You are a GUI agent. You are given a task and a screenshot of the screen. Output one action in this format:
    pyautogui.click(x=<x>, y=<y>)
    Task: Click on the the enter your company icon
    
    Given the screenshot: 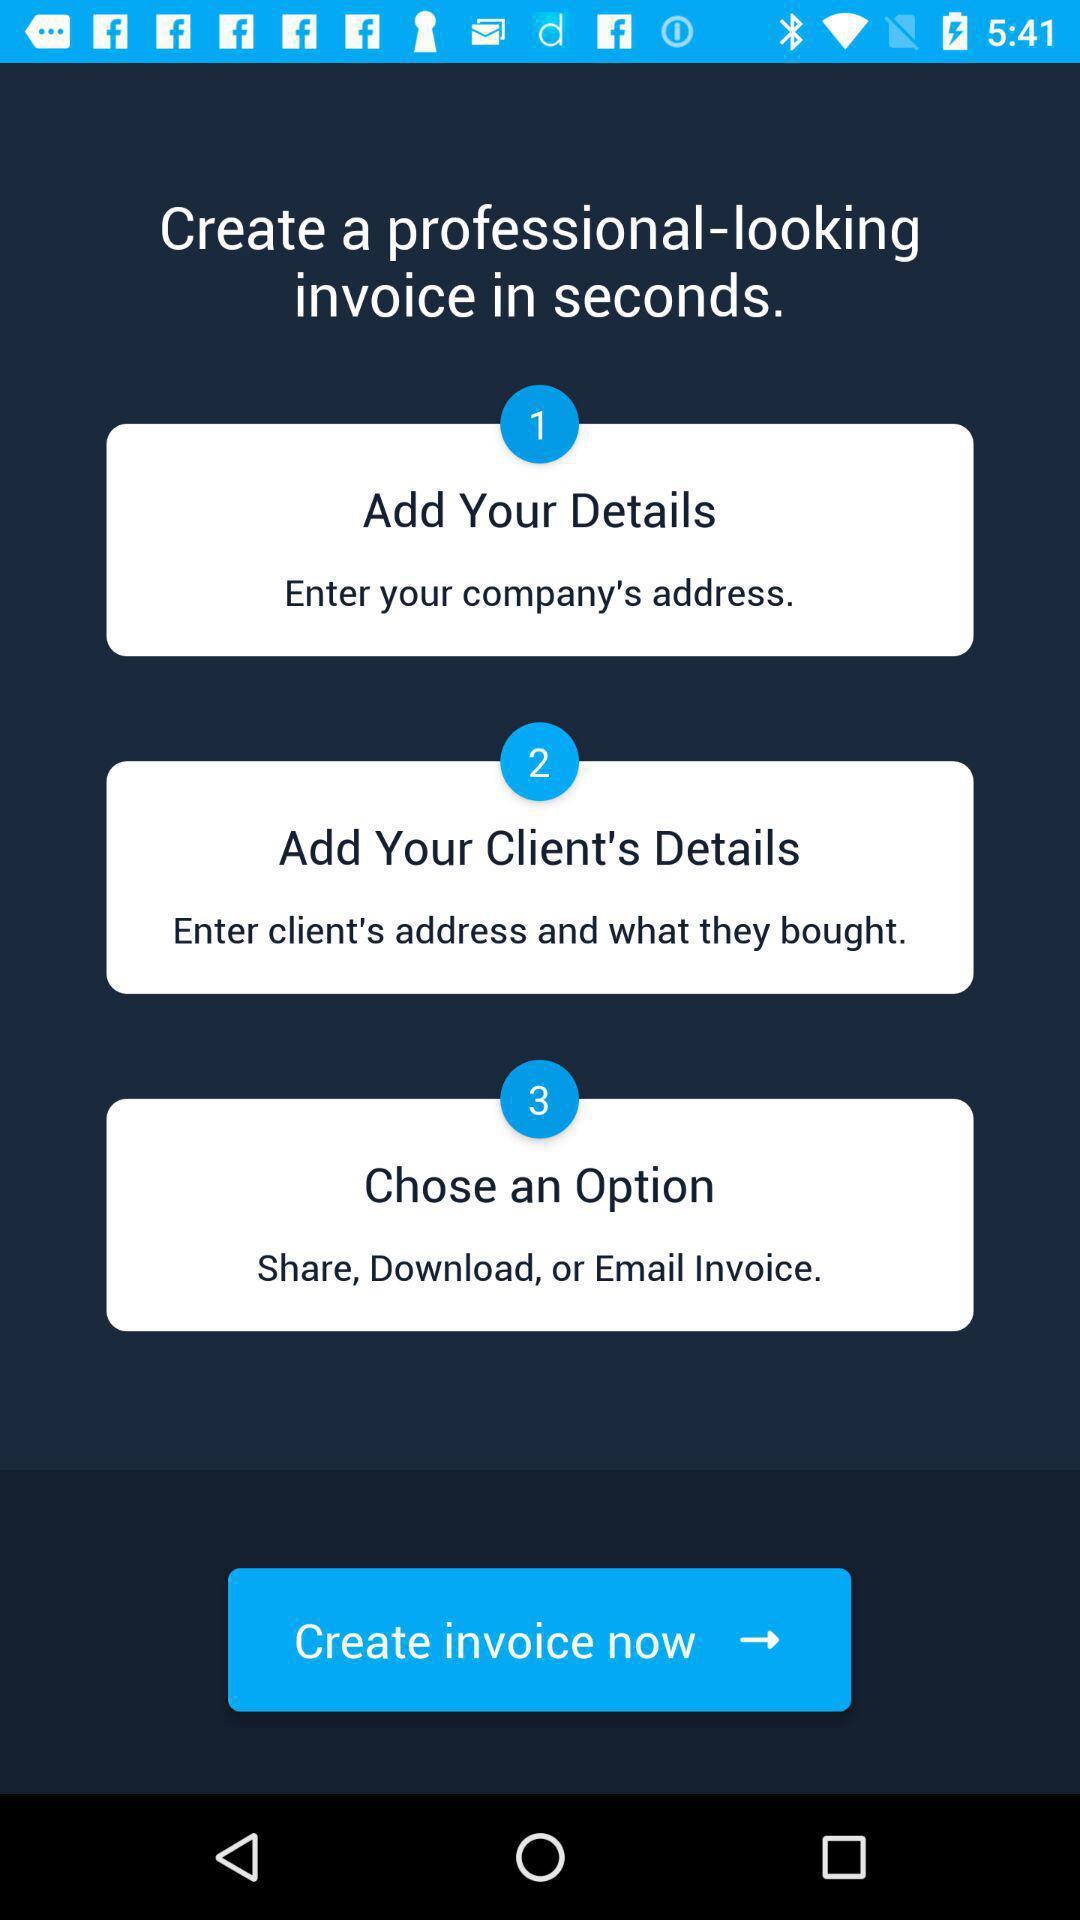 What is the action you would take?
    pyautogui.click(x=538, y=610)
    